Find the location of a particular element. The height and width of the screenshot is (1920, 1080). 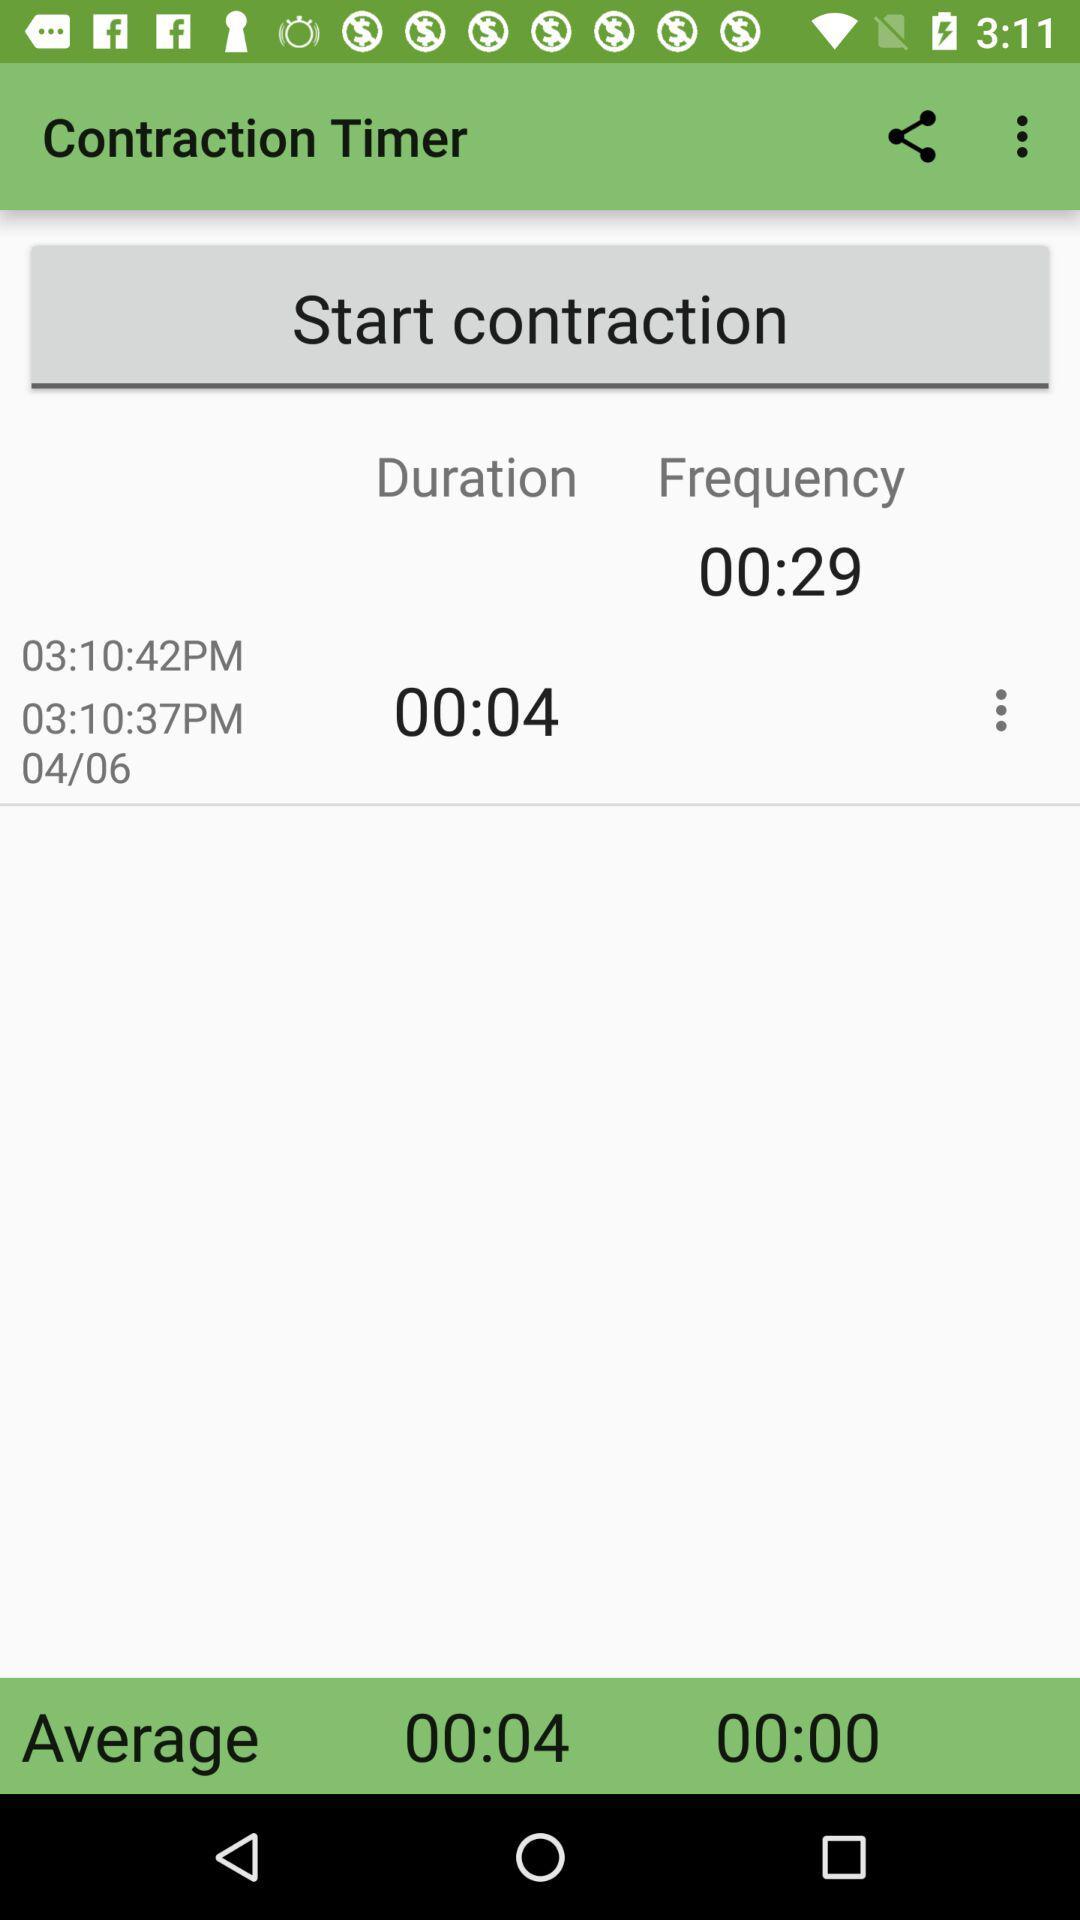

the text which is in between average and 0000 is located at coordinates (487, 1735).